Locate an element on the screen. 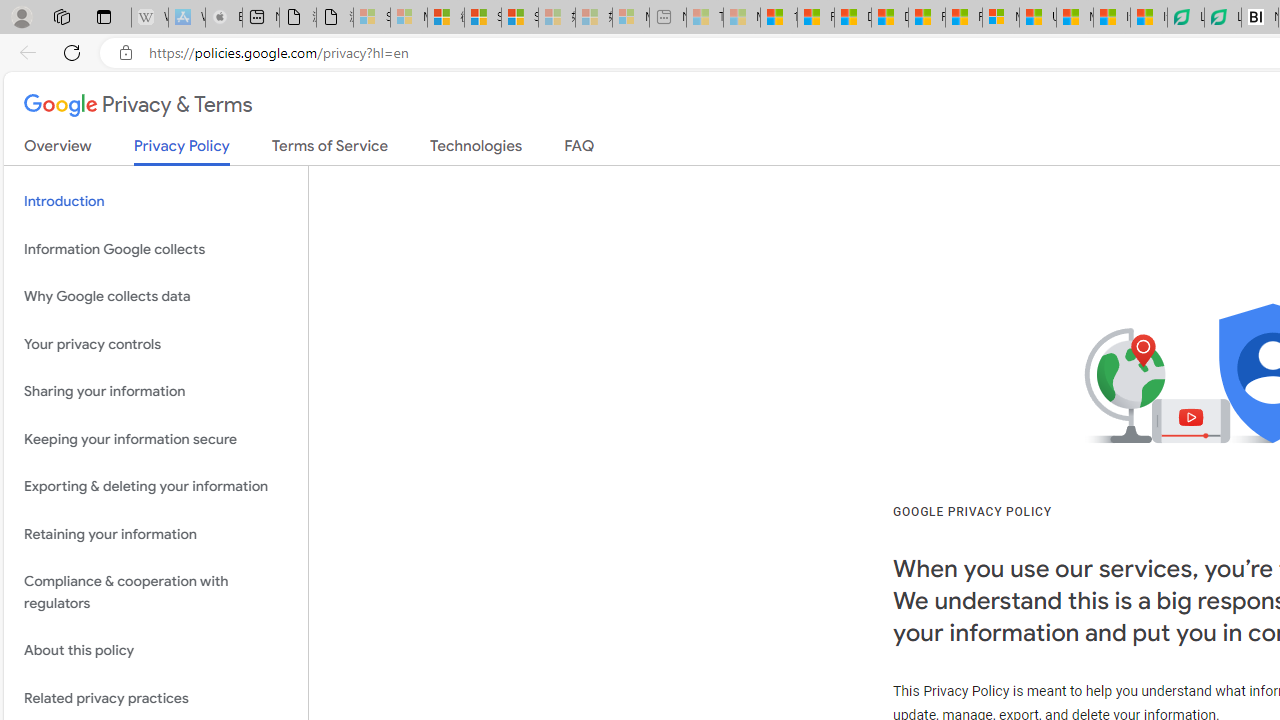 This screenshot has height=720, width=1280. 'Information Google collects' is located at coordinates (155, 248).